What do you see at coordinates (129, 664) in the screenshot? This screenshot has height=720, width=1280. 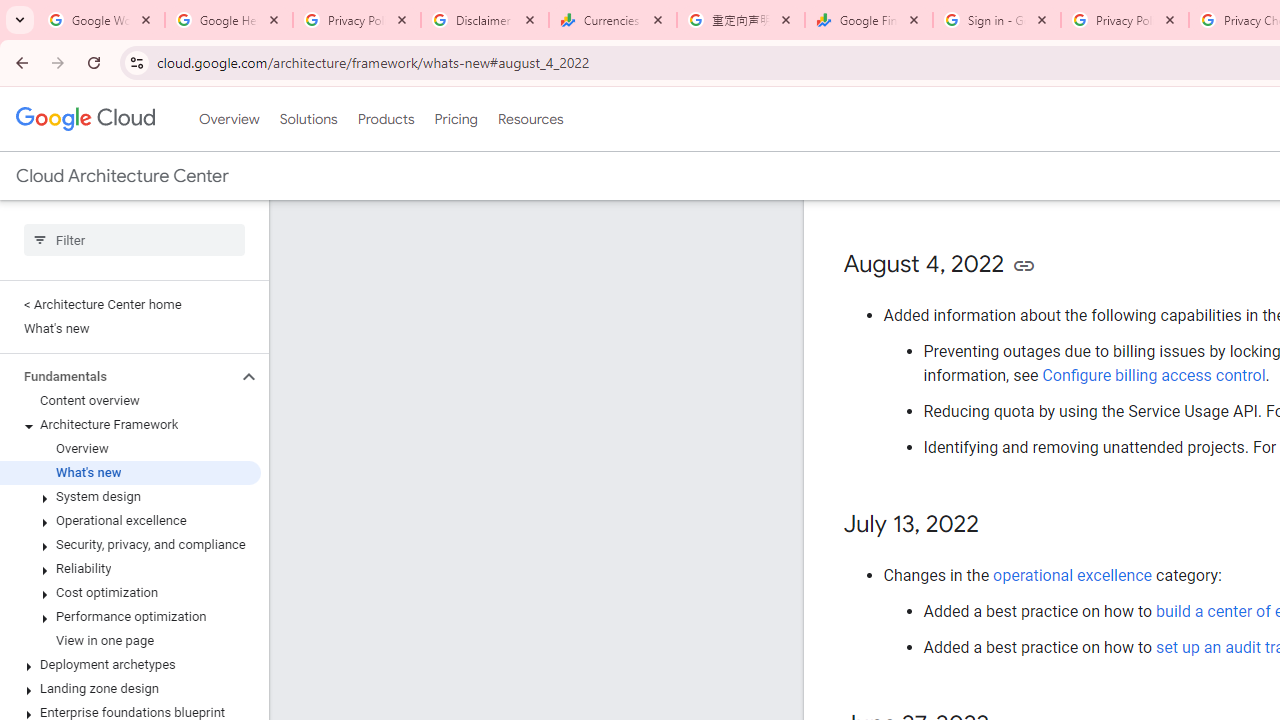 I see `'Deployment archetypes'` at bounding box center [129, 664].